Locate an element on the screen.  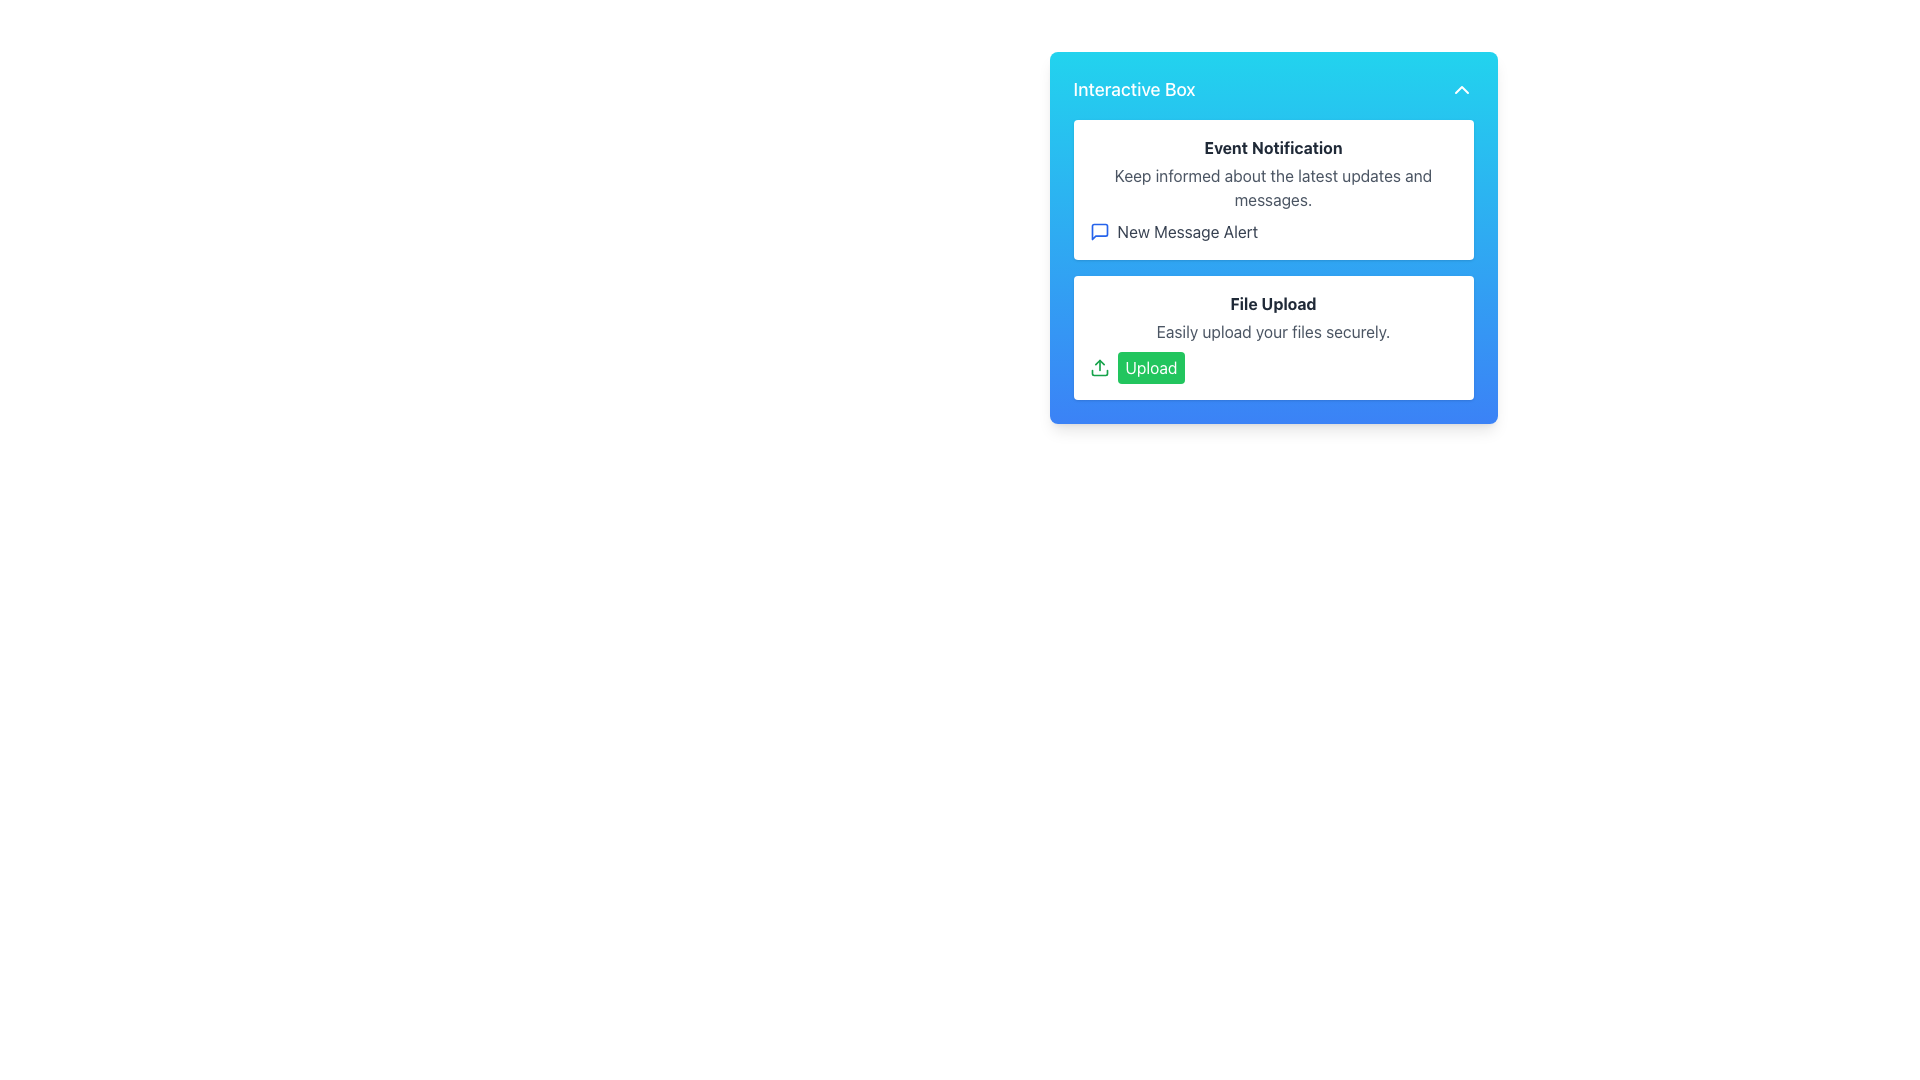
the Informational Card labeled 'Event Notification' which features a bold header and a text link 'New Message Alert' at the bottom is located at coordinates (1272, 189).